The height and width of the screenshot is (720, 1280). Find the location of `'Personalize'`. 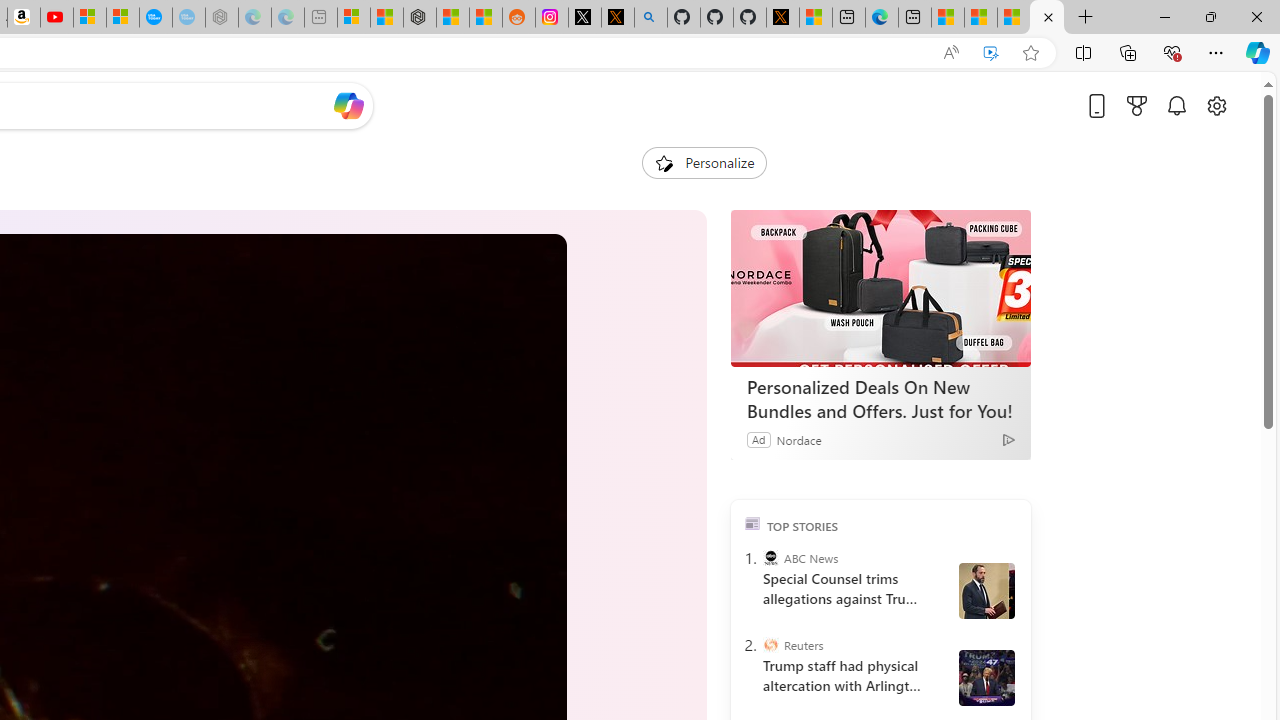

'Personalize' is located at coordinates (704, 162).